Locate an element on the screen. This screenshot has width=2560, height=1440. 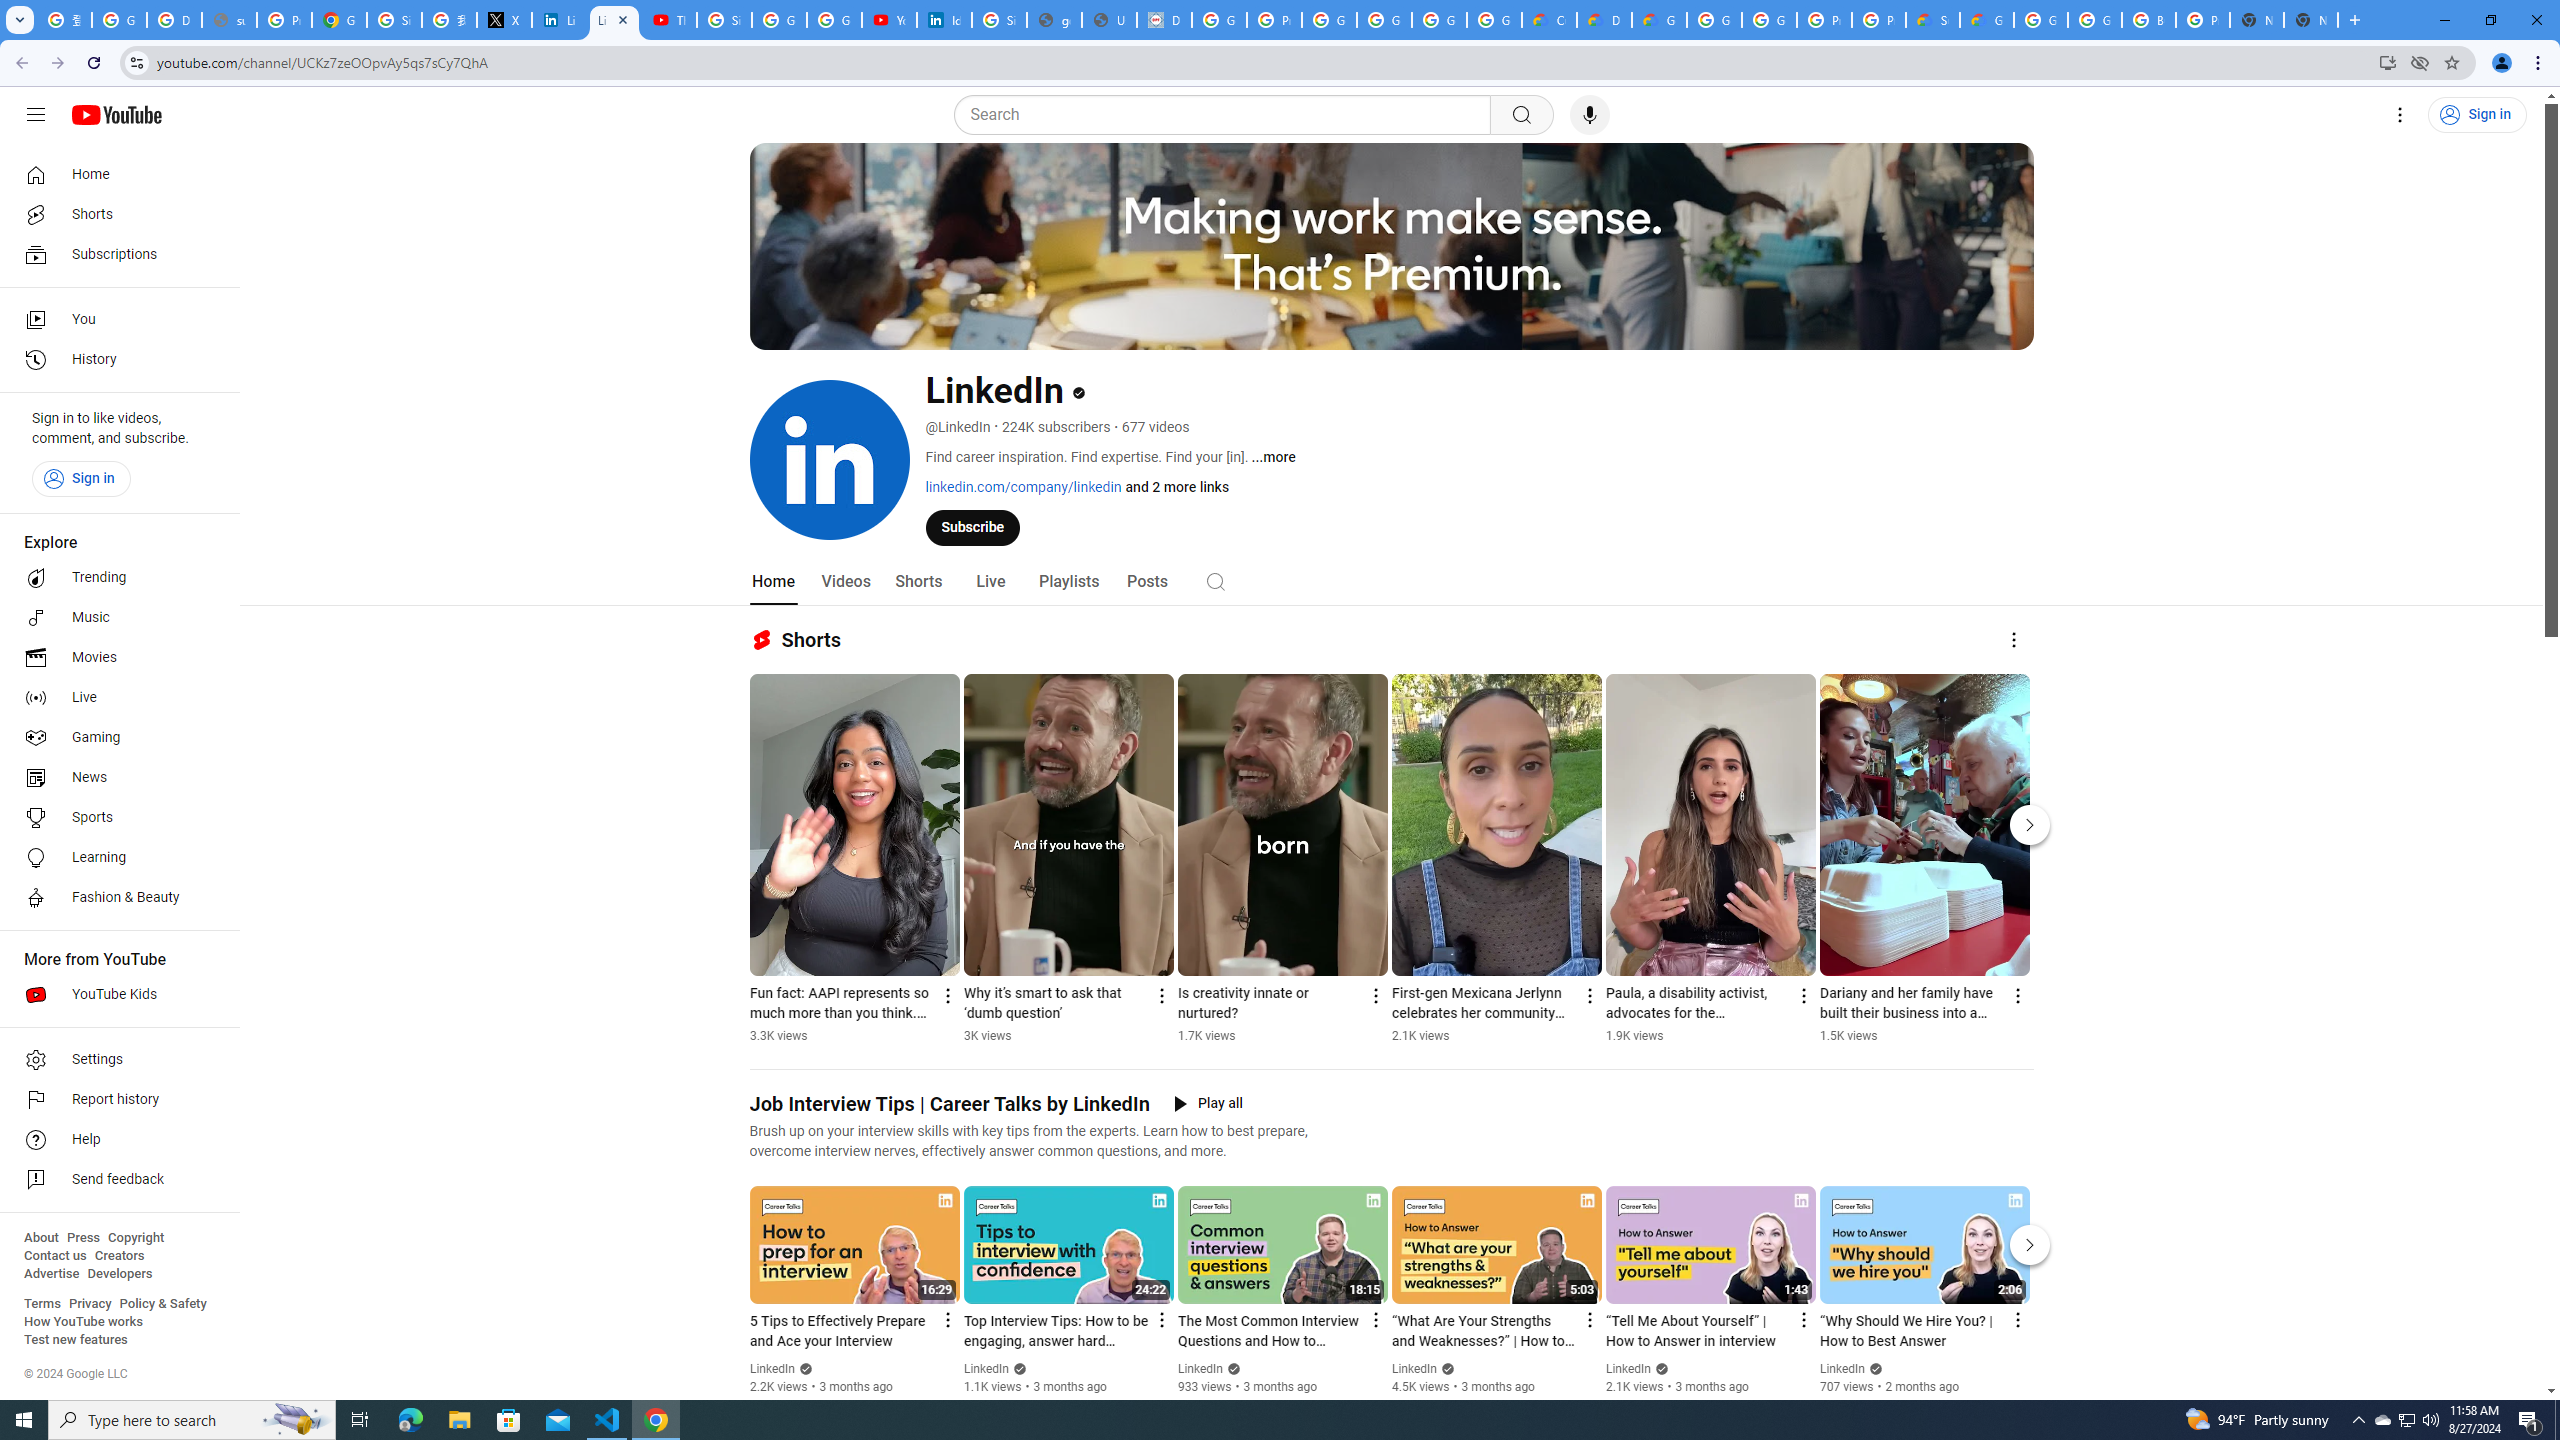
'Gaming' is located at coordinates (113, 736).